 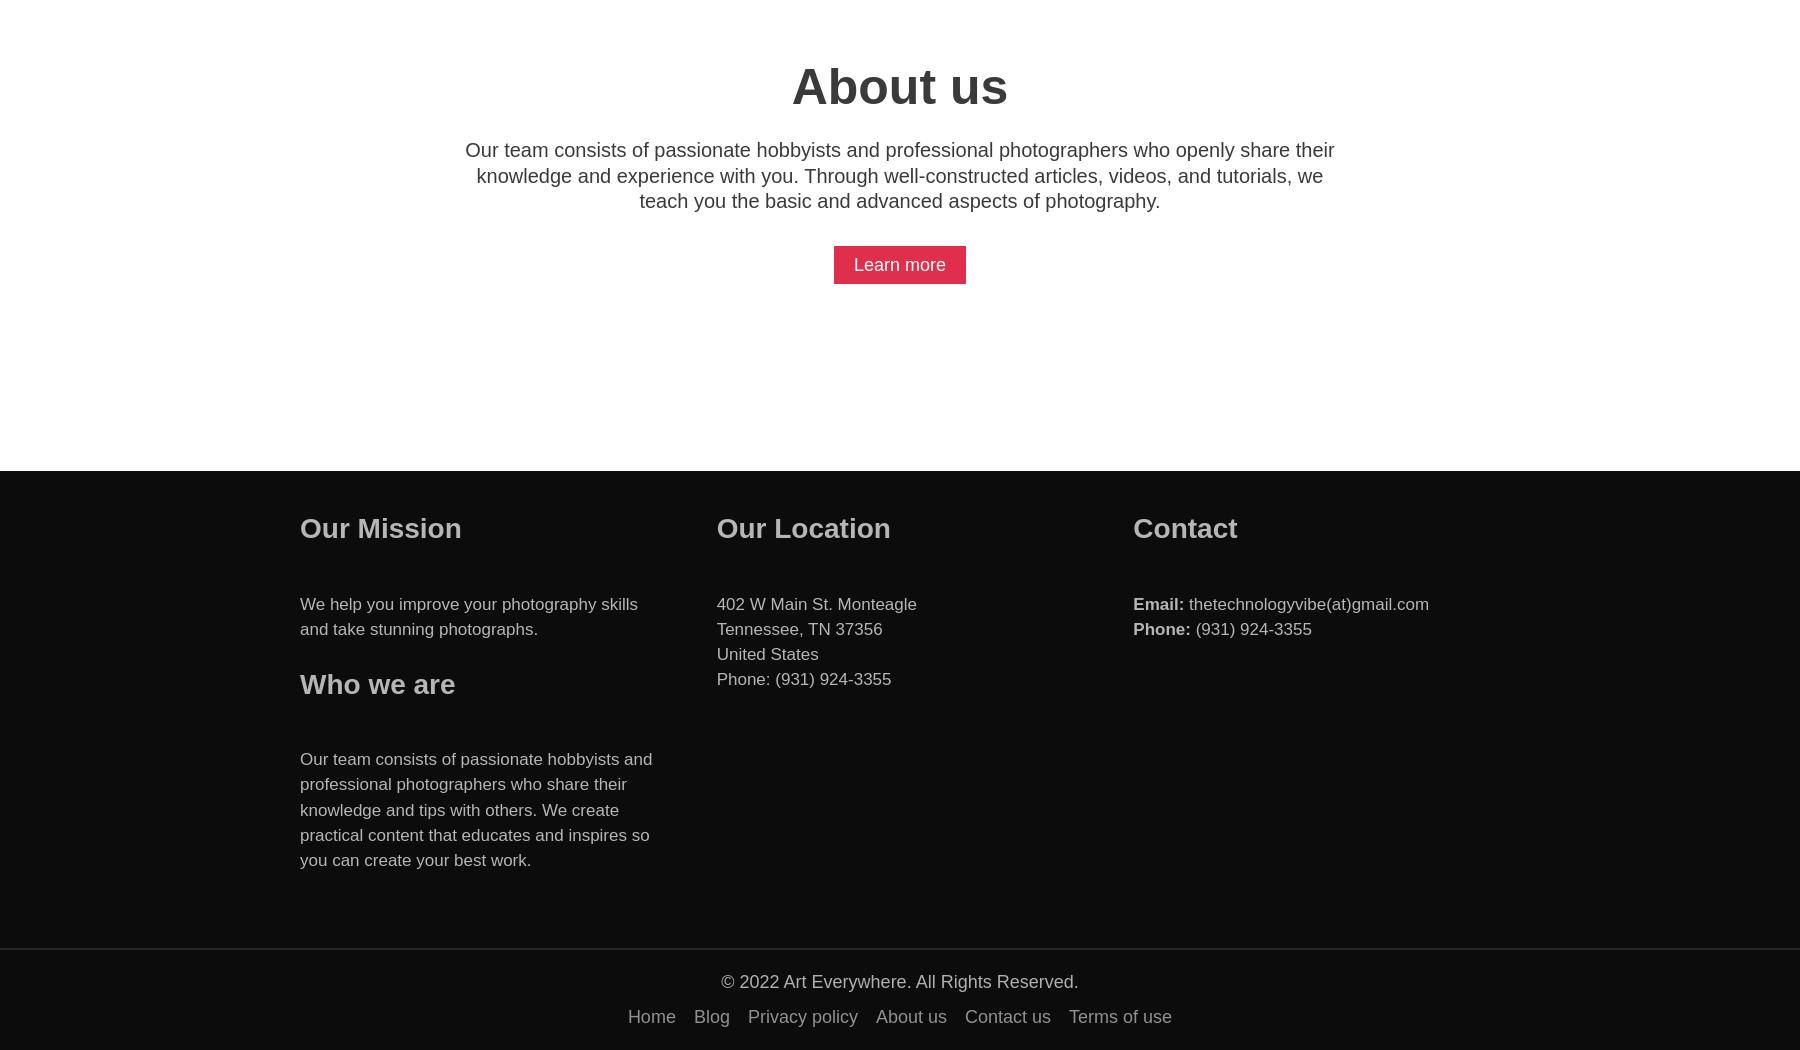 I want to click on 'Our team consists of passionate hobbyists and professional photographers who share their knowledge and tips with others. We create practical content that educates and inspires so you can create your best work.', so click(x=474, y=808).